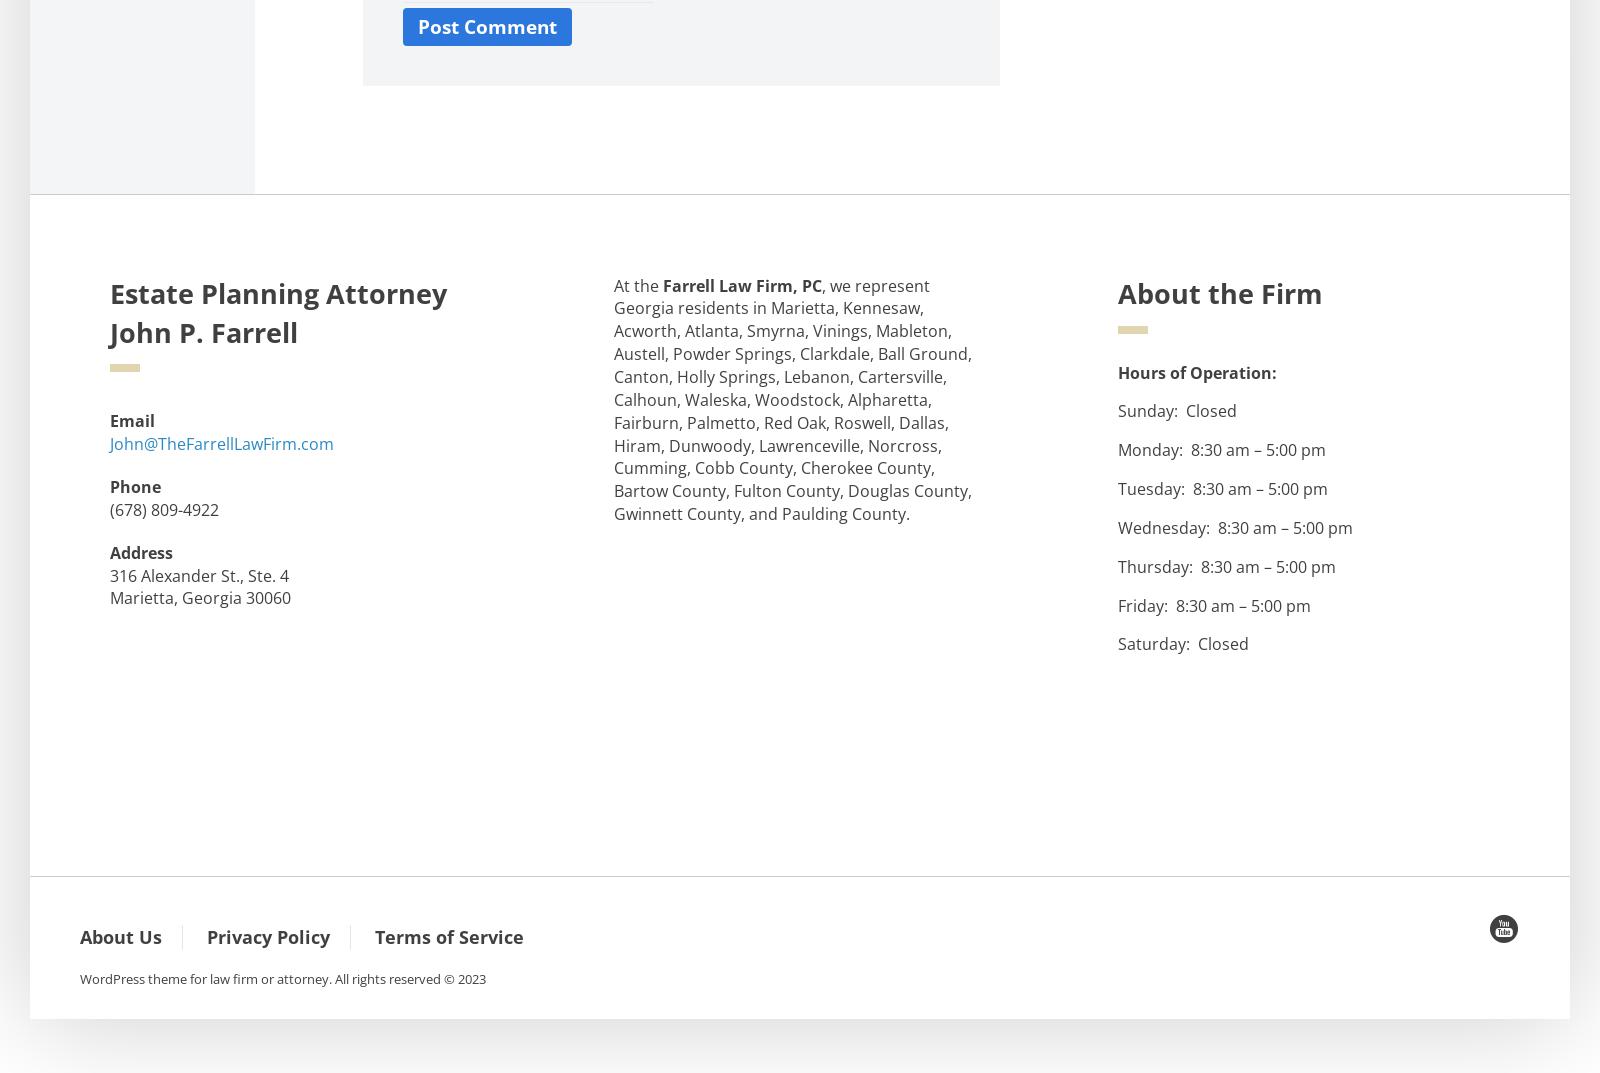 This screenshot has width=1600, height=1073. I want to click on 'At the', so click(638, 283).